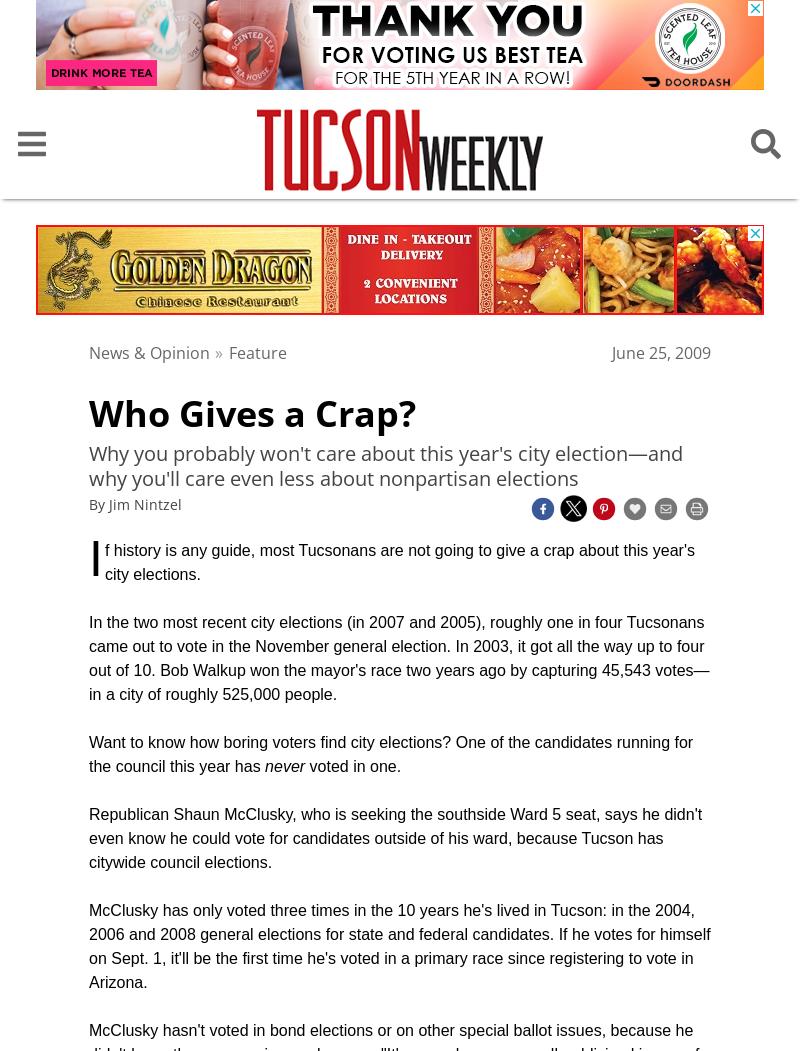 This screenshot has height=1051, width=800. Describe the element at coordinates (398, 561) in the screenshot. I see `'f history is any guide, most Tucsonans are not going to give a crap
about this year's city elections.'` at that location.